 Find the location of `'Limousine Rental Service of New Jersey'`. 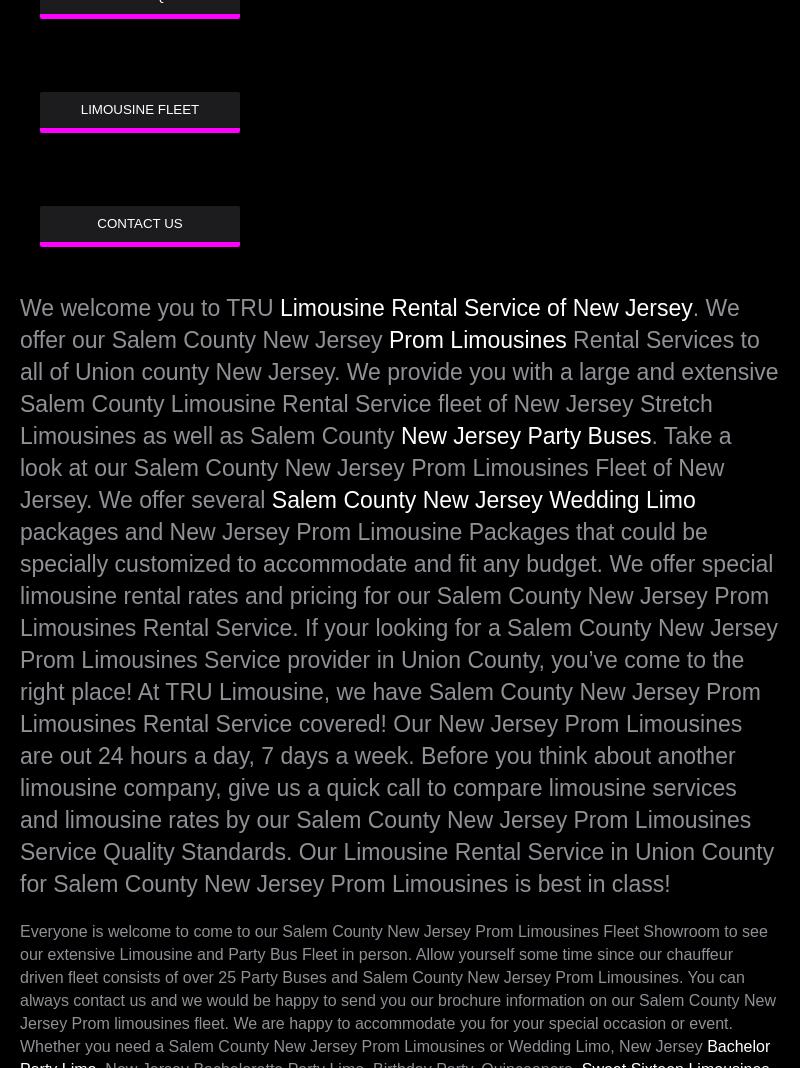

'Limousine Rental Service of New Jersey' is located at coordinates (485, 307).